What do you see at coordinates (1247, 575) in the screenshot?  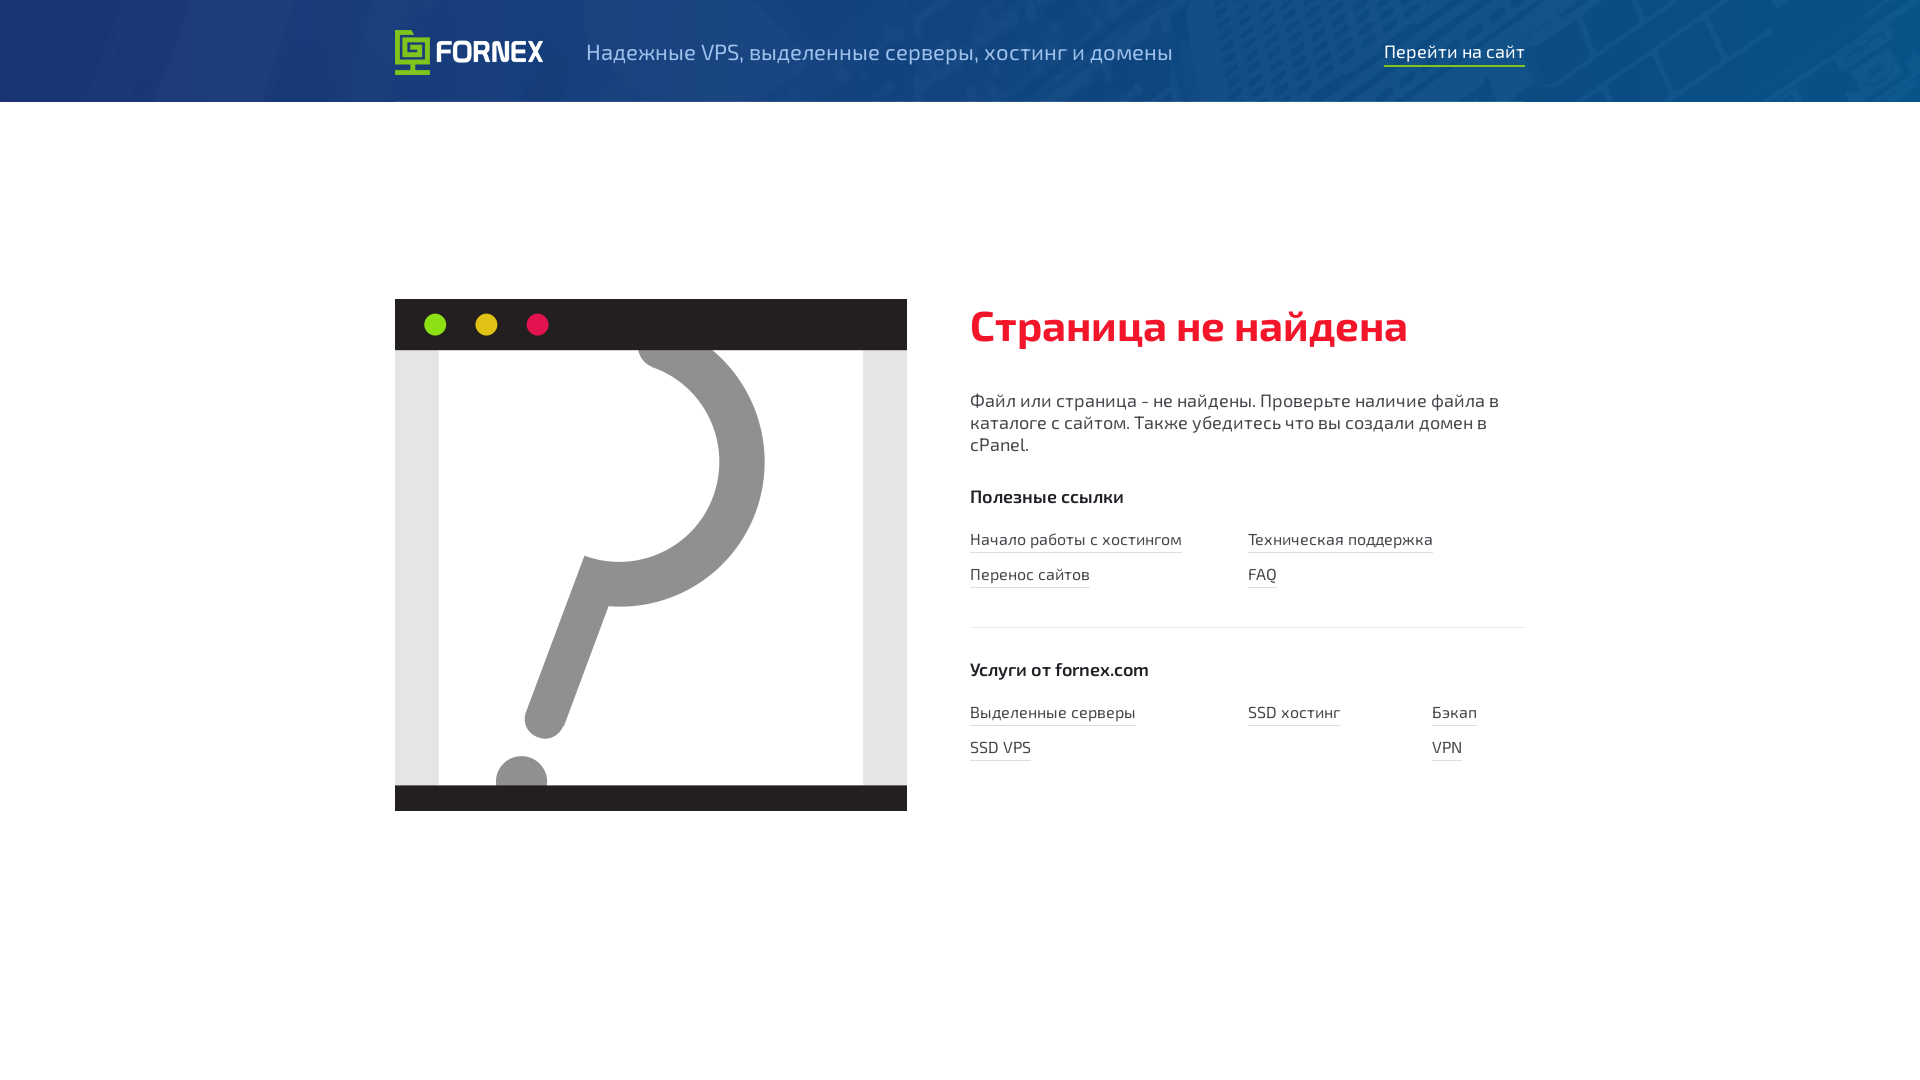 I see `'FAQ'` at bounding box center [1247, 575].